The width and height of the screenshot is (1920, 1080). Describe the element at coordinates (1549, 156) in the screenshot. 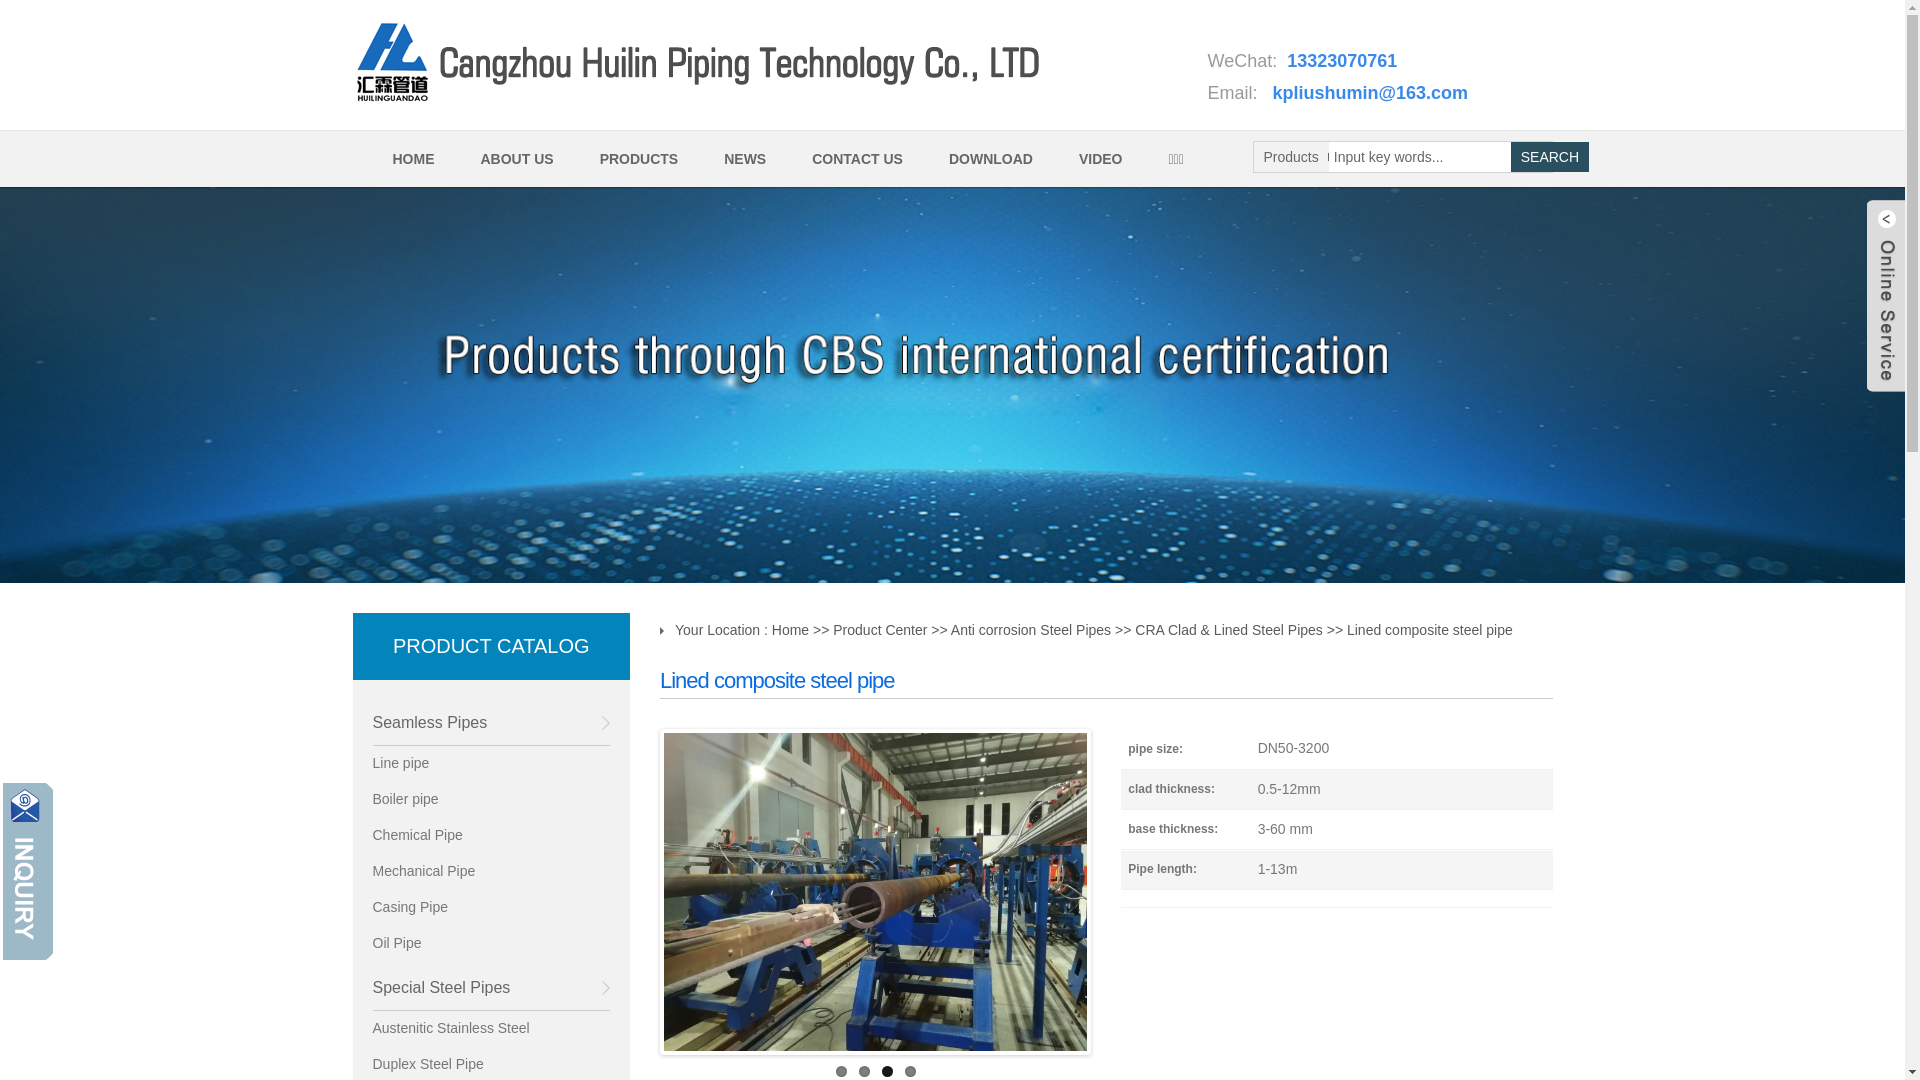

I see `'SEARCH'` at that location.